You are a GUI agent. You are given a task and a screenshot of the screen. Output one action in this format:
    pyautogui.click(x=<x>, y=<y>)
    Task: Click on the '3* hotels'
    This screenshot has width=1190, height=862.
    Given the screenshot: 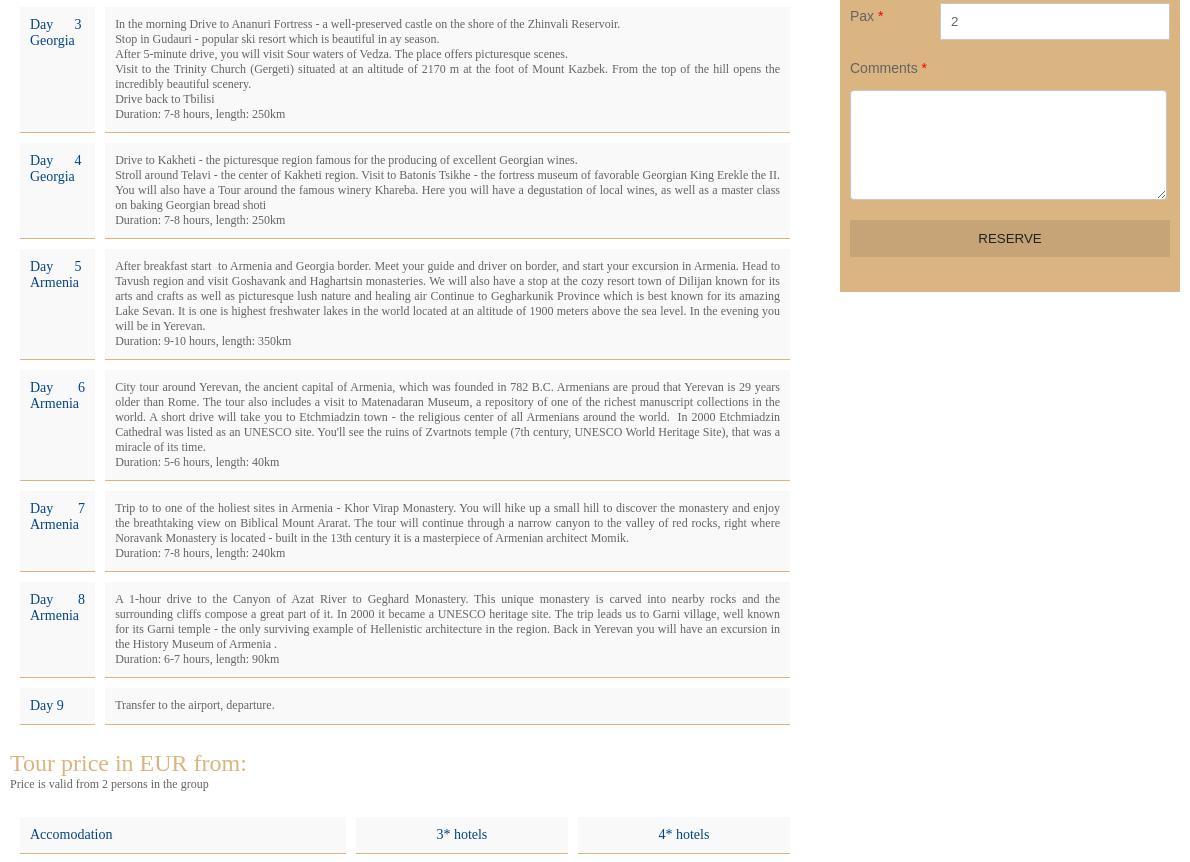 What is the action you would take?
    pyautogui.click(x=460, y=833)
    